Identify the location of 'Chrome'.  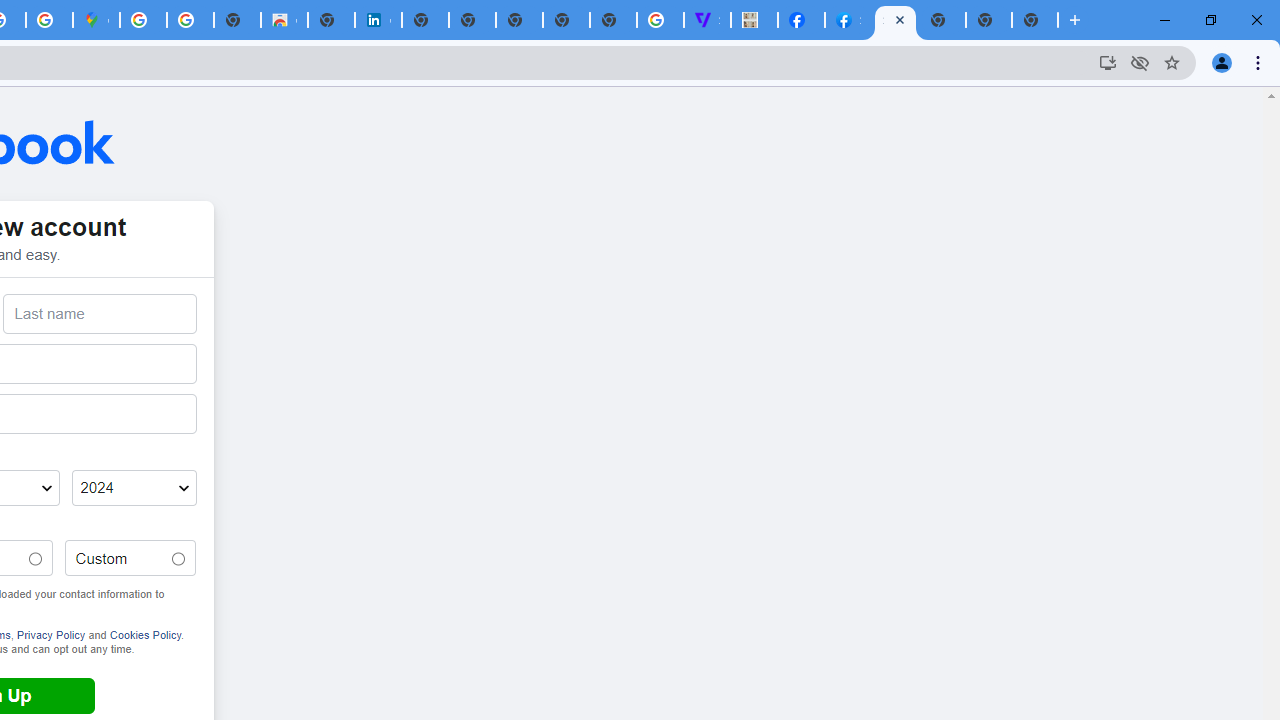
(1259, 61).